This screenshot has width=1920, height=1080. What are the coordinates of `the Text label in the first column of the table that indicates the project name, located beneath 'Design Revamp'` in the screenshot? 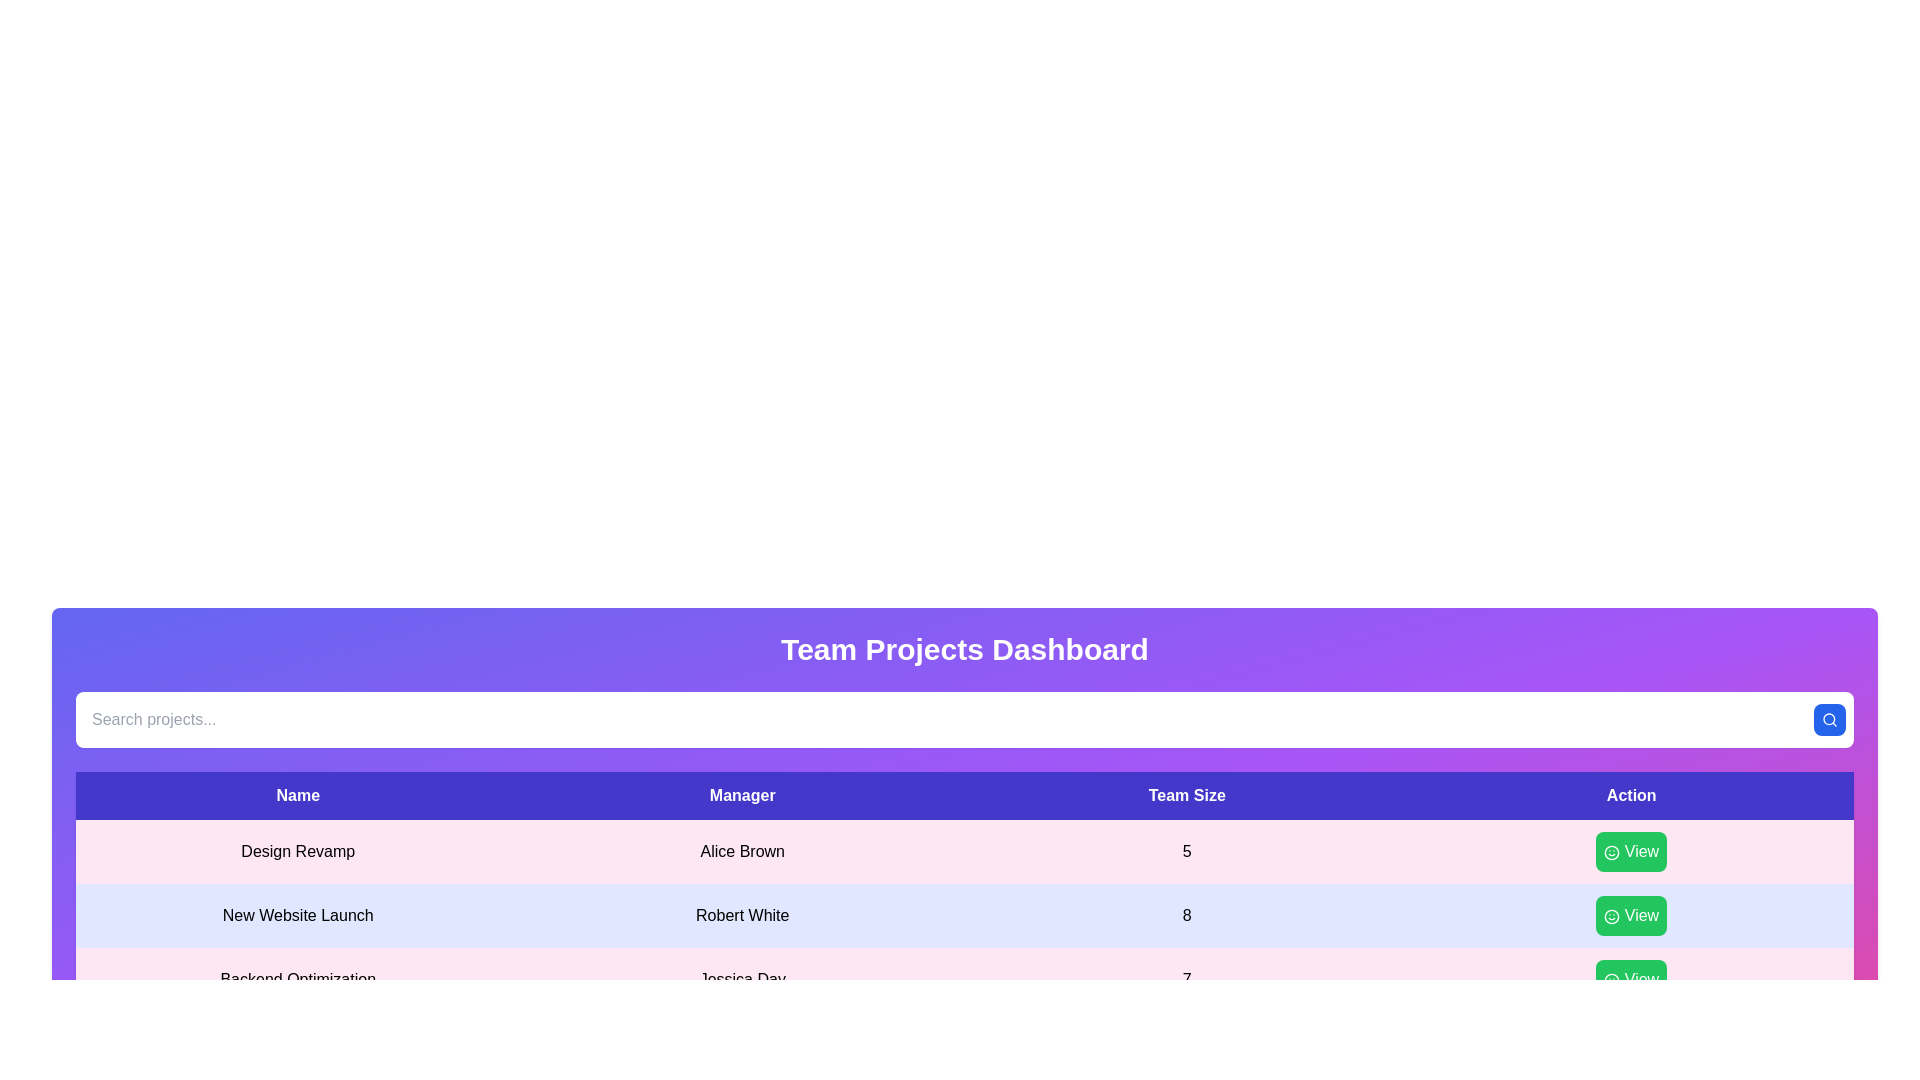 It's located at (297, 915).